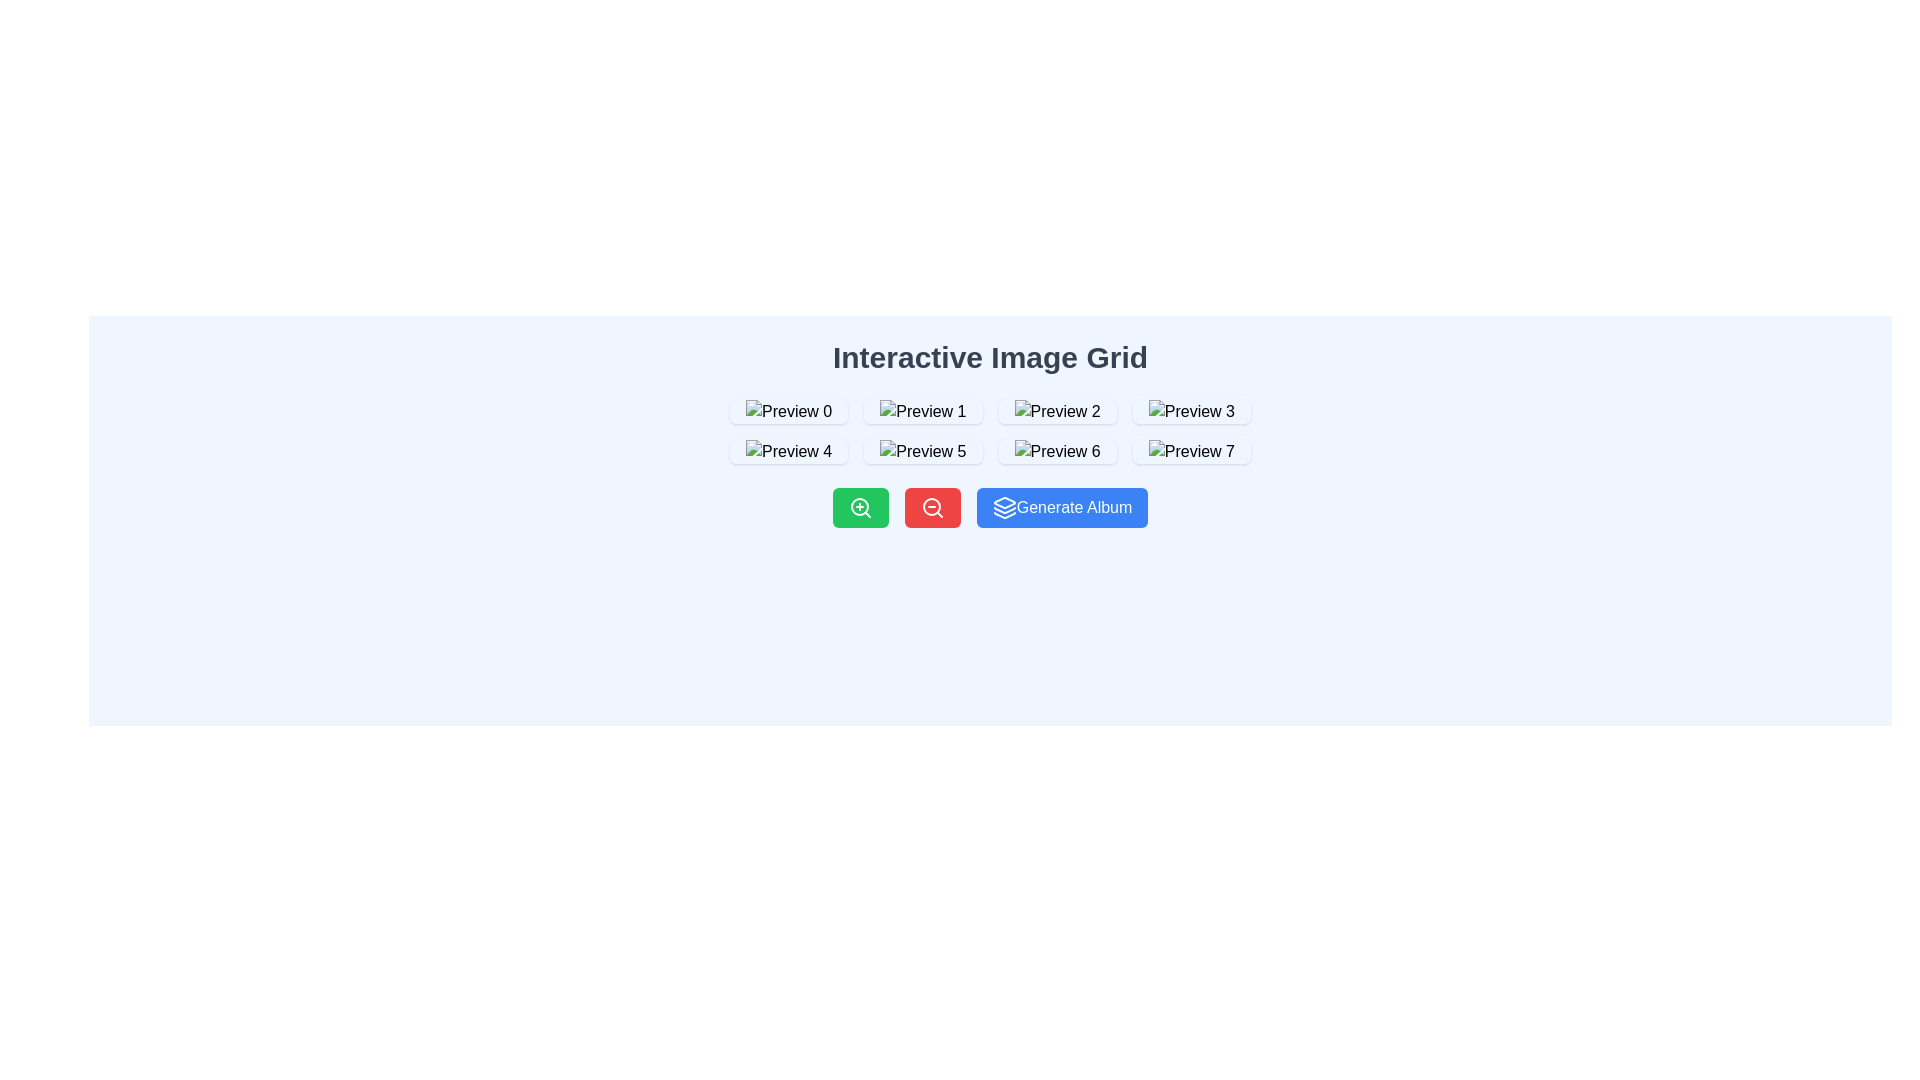 Image resolution: width=1920 pixels, height=1080 pixels. What do you see at coordinates (990, 357) in the screenshot?
I see `title text 'Interactive Image Grid' which is displayed in large, bold font at the top center of the interface` at bounding box center [990, 357].